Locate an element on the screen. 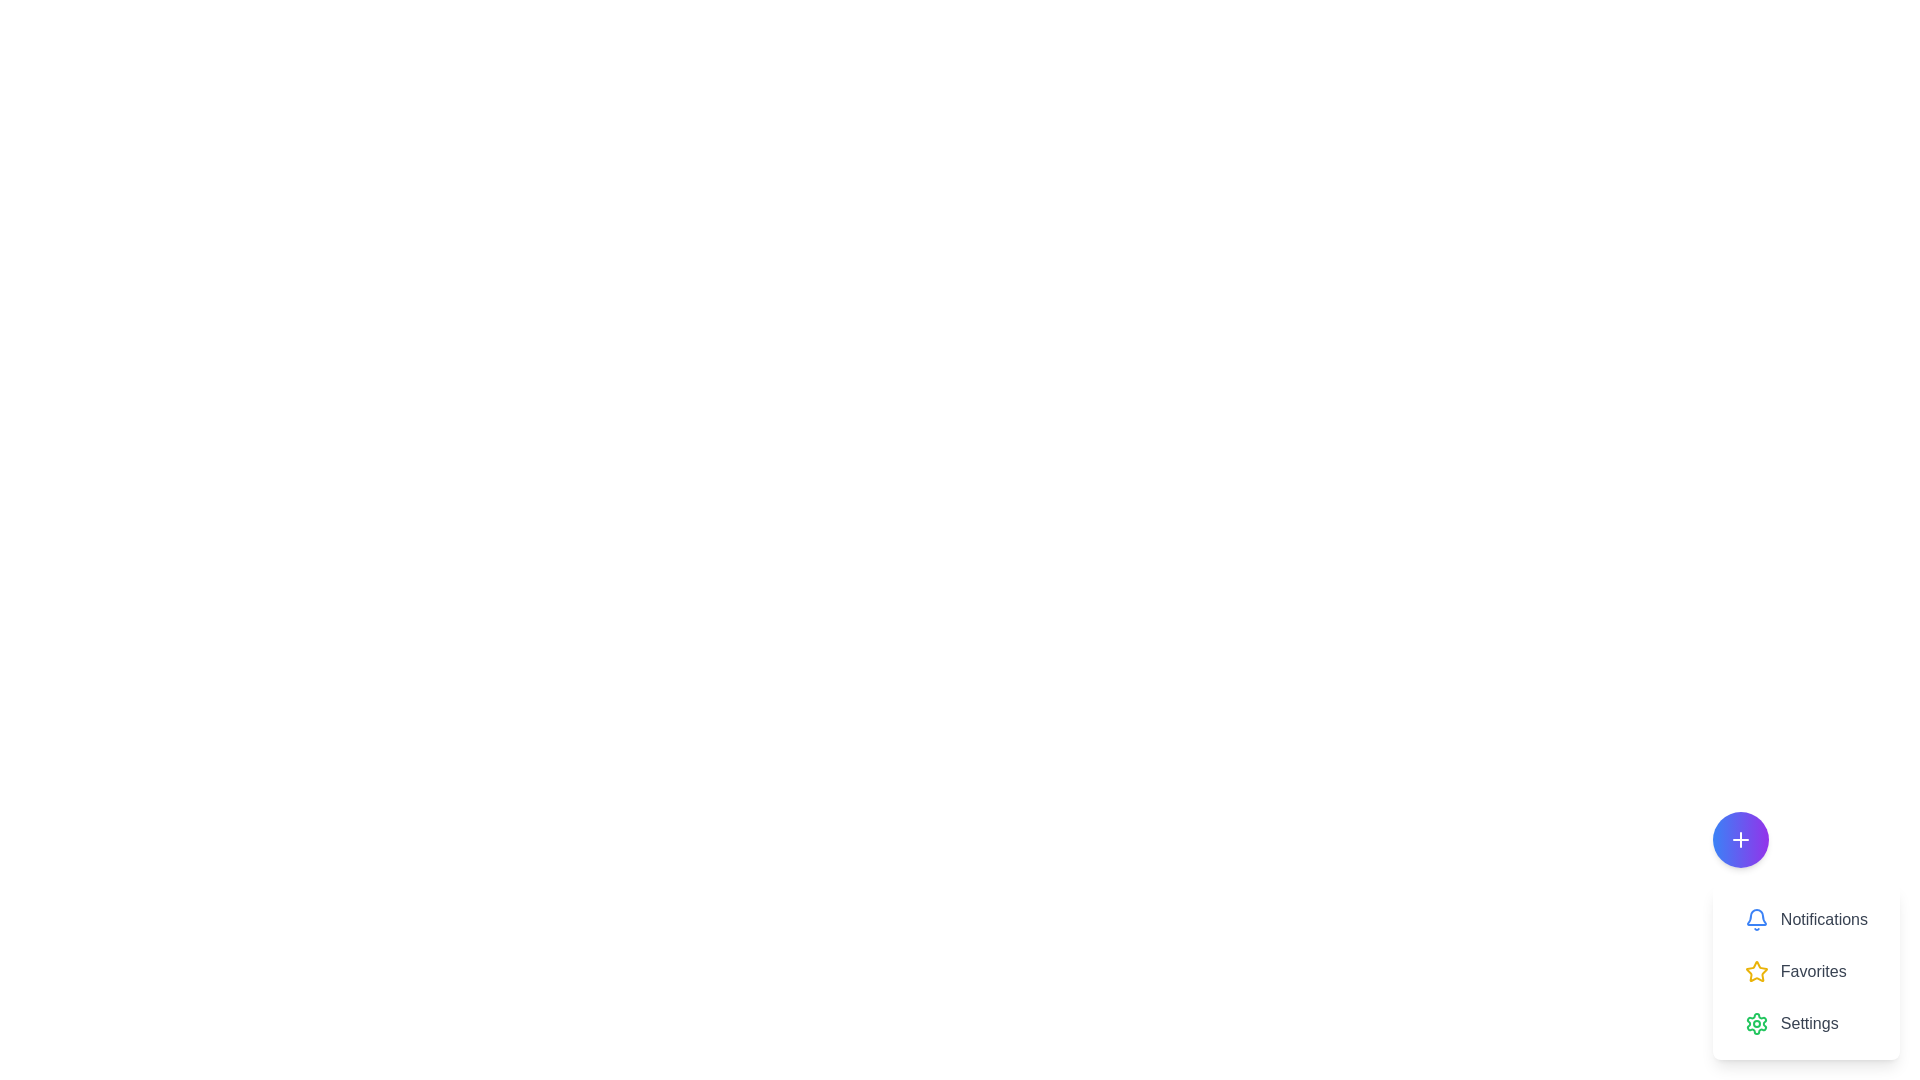  the second item in the dropdown Menu labeled 'Favorites', which has a star icon colored yellow is located at coordinates (1806, 971).